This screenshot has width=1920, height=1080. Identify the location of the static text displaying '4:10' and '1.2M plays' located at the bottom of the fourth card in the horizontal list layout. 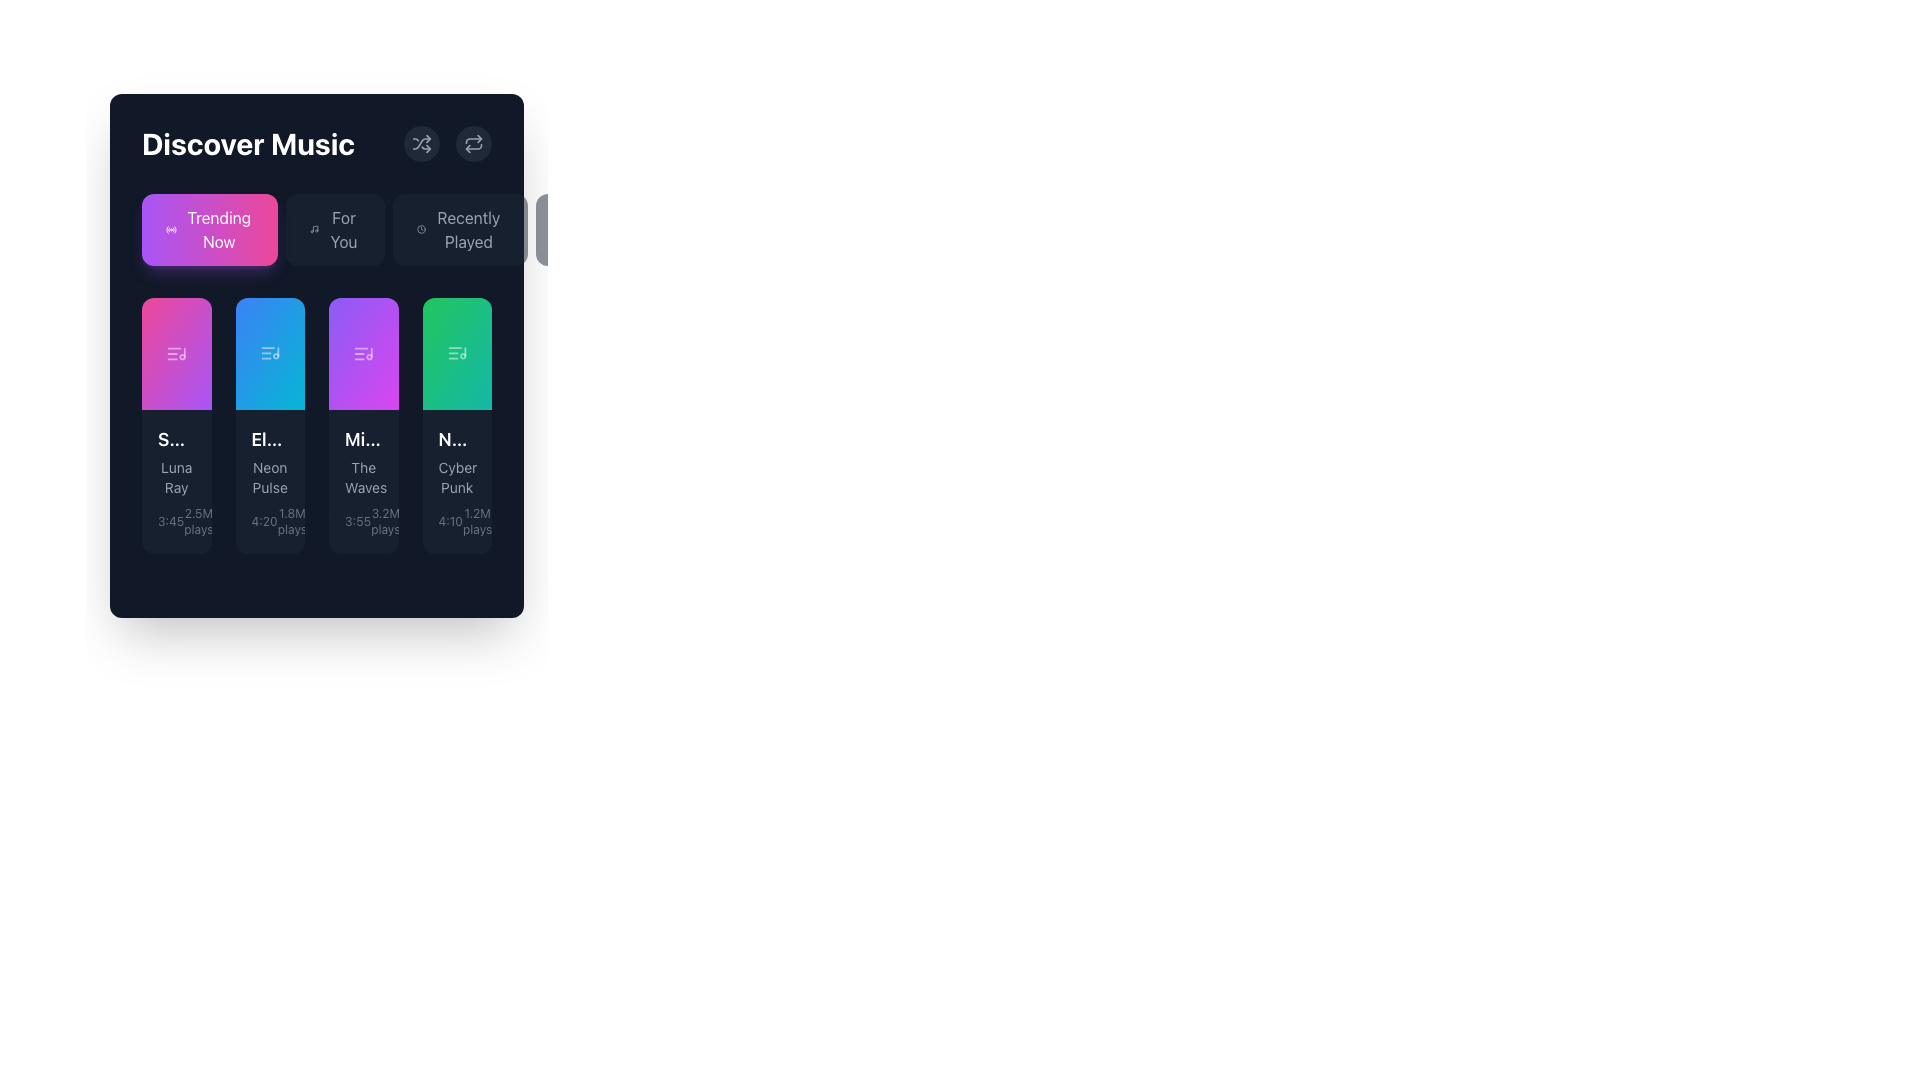
(456, 520).